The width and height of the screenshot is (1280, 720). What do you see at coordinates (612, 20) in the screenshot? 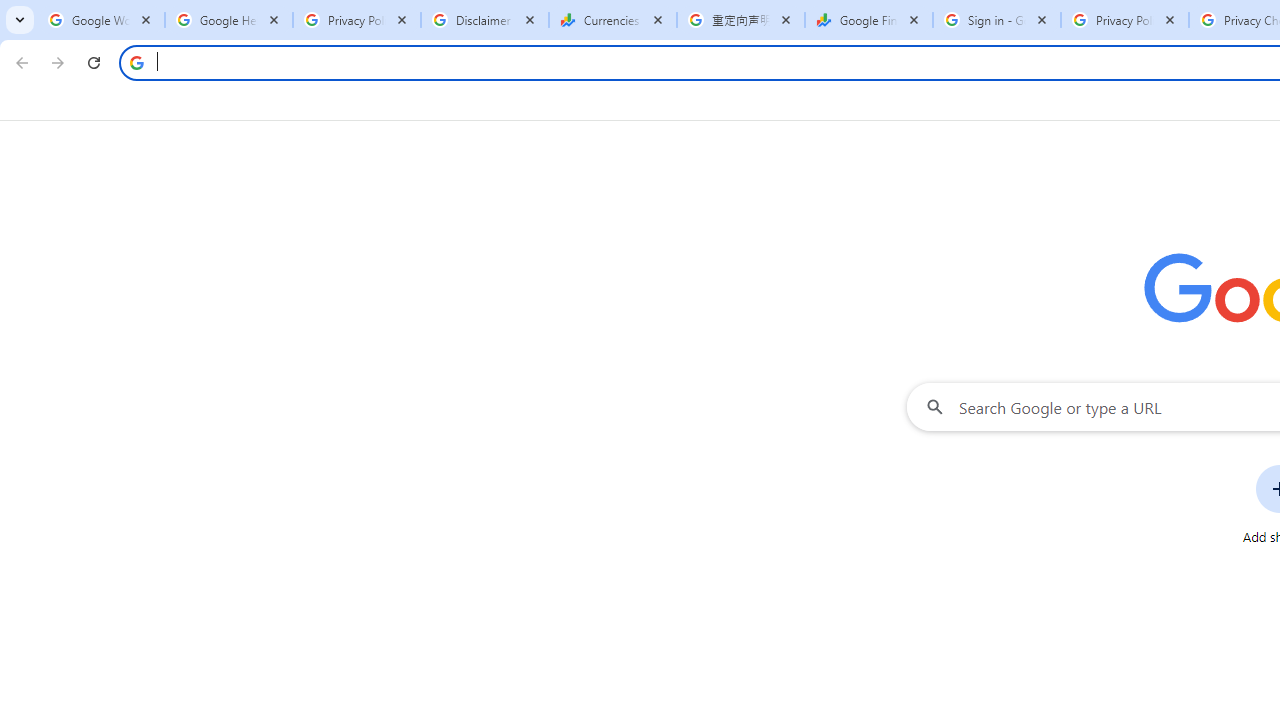
I see `'Currencies - Google Finance'` at bounding box center [612, 20].